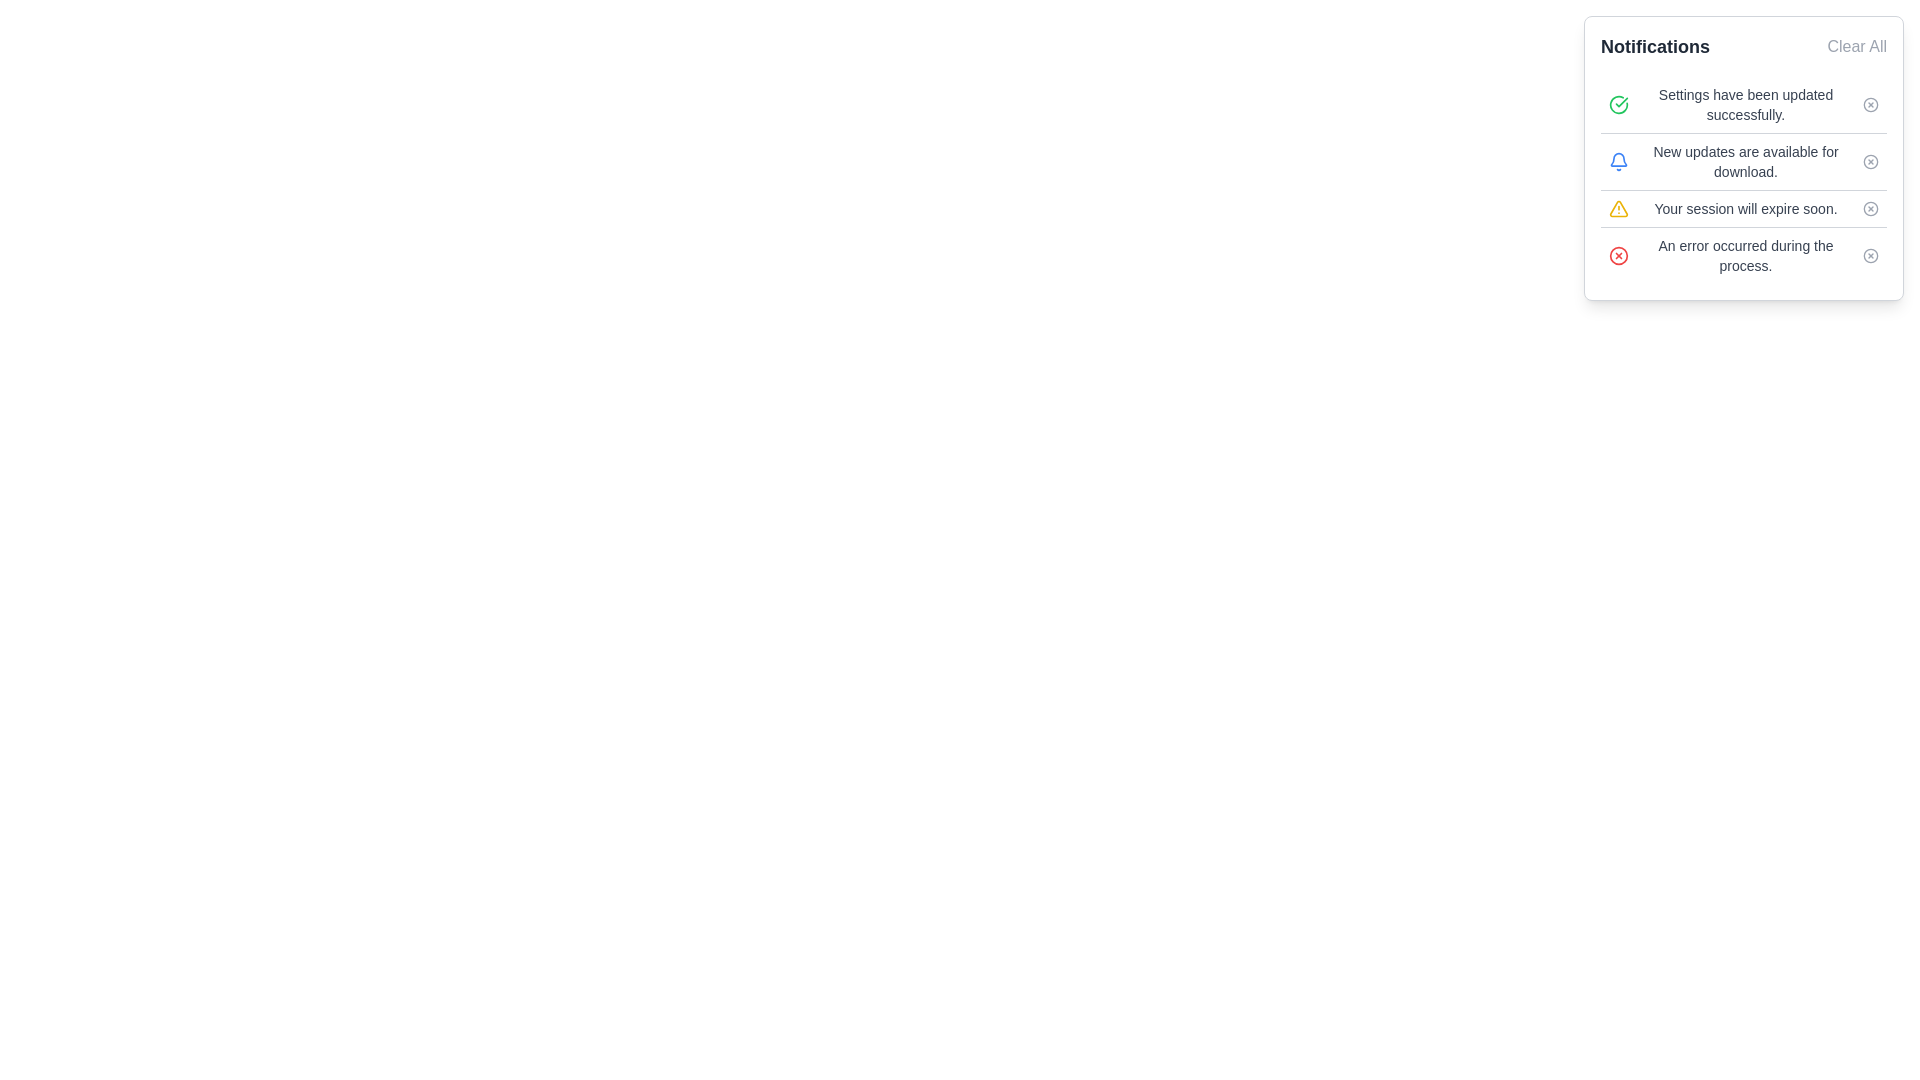 The image size is (1920, 1080). Describe the element at coordinates (1745, 254) in the screenshot. I see `the error message Text Label, which is located at the bottom-right corner of the notification card and positioned to the left of the dismiss button` at that location.